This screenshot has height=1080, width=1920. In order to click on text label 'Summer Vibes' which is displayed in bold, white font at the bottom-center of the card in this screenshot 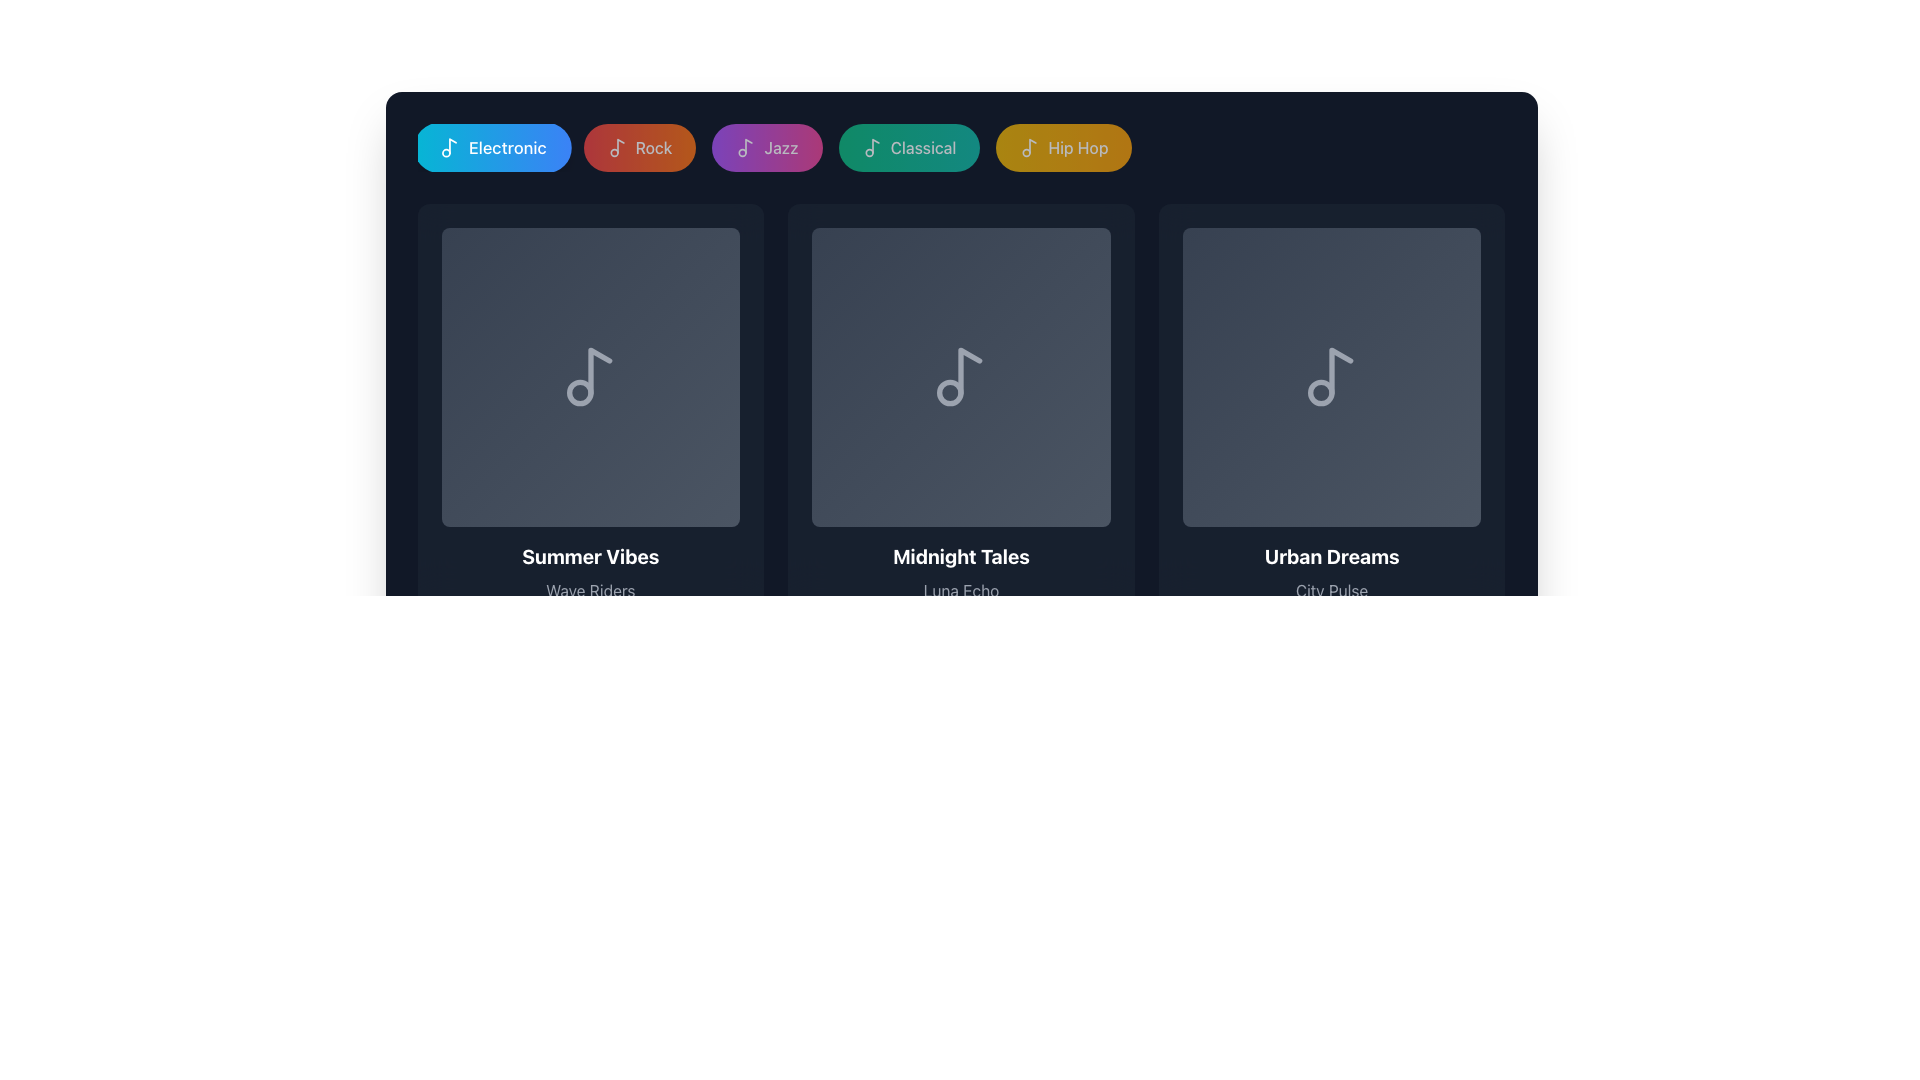, I will do `click(589, 556)`.